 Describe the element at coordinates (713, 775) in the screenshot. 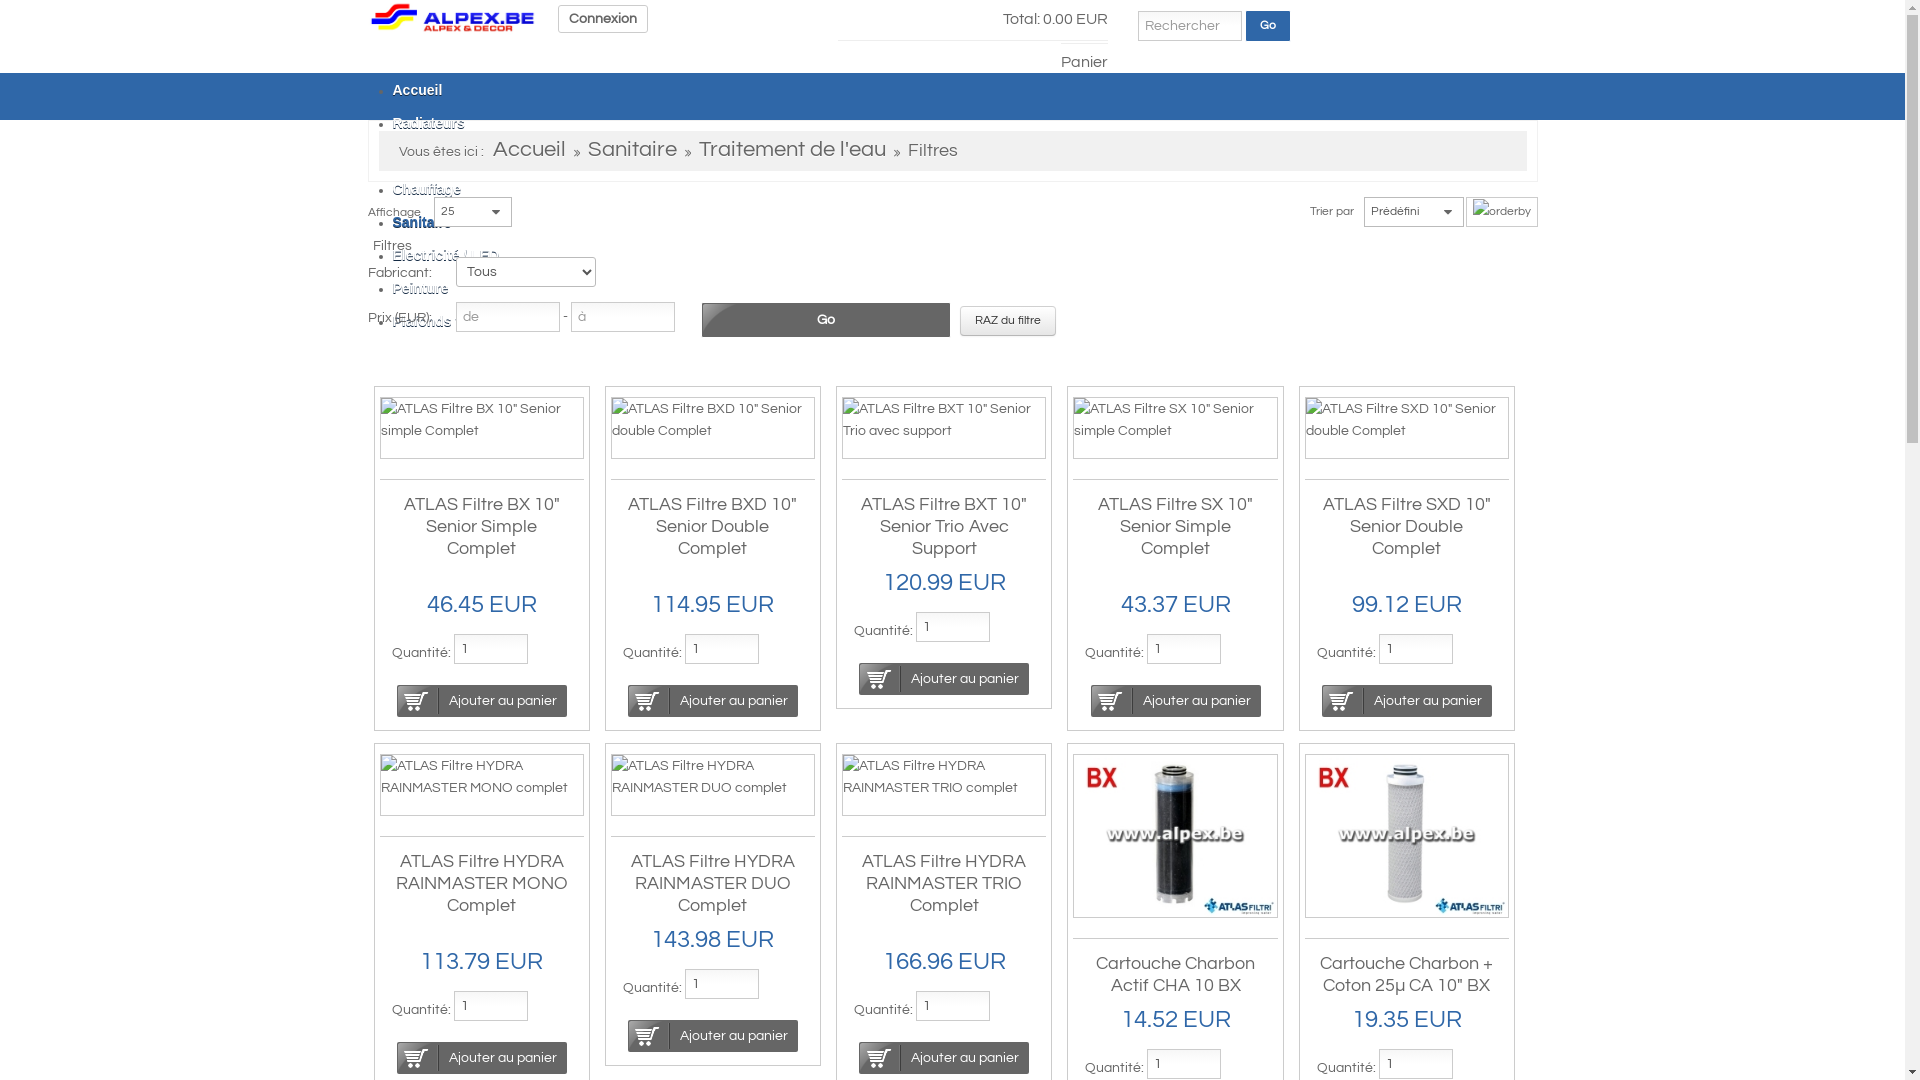

I see `'ATLAS Filtre HYDRA RAINMASTER DUO complet'` at that location.